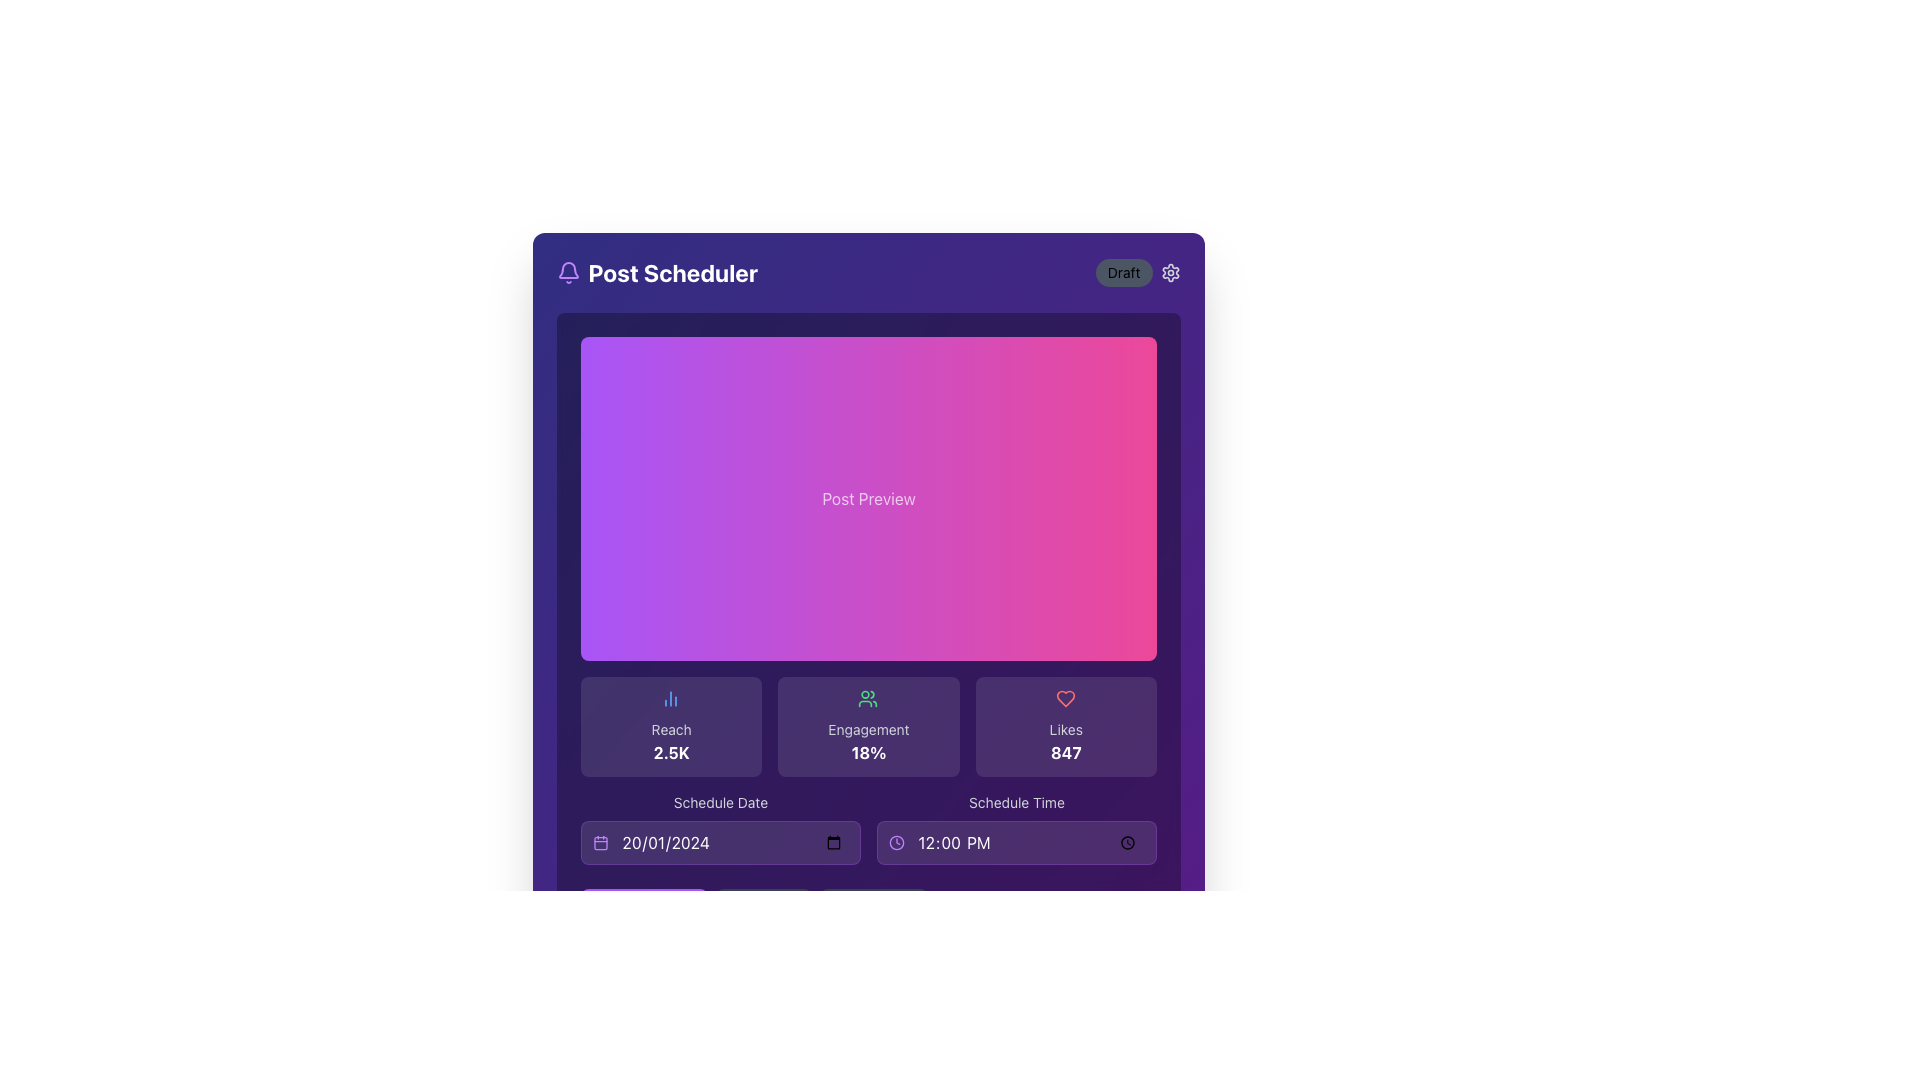 The height and width of the screenshot is (1080, 1920). I want to click on the Text Display element that shows the count of likes, located within the 'Likes' card, positioned below the heart icon and 'Likes' label, so click(1064, 752).